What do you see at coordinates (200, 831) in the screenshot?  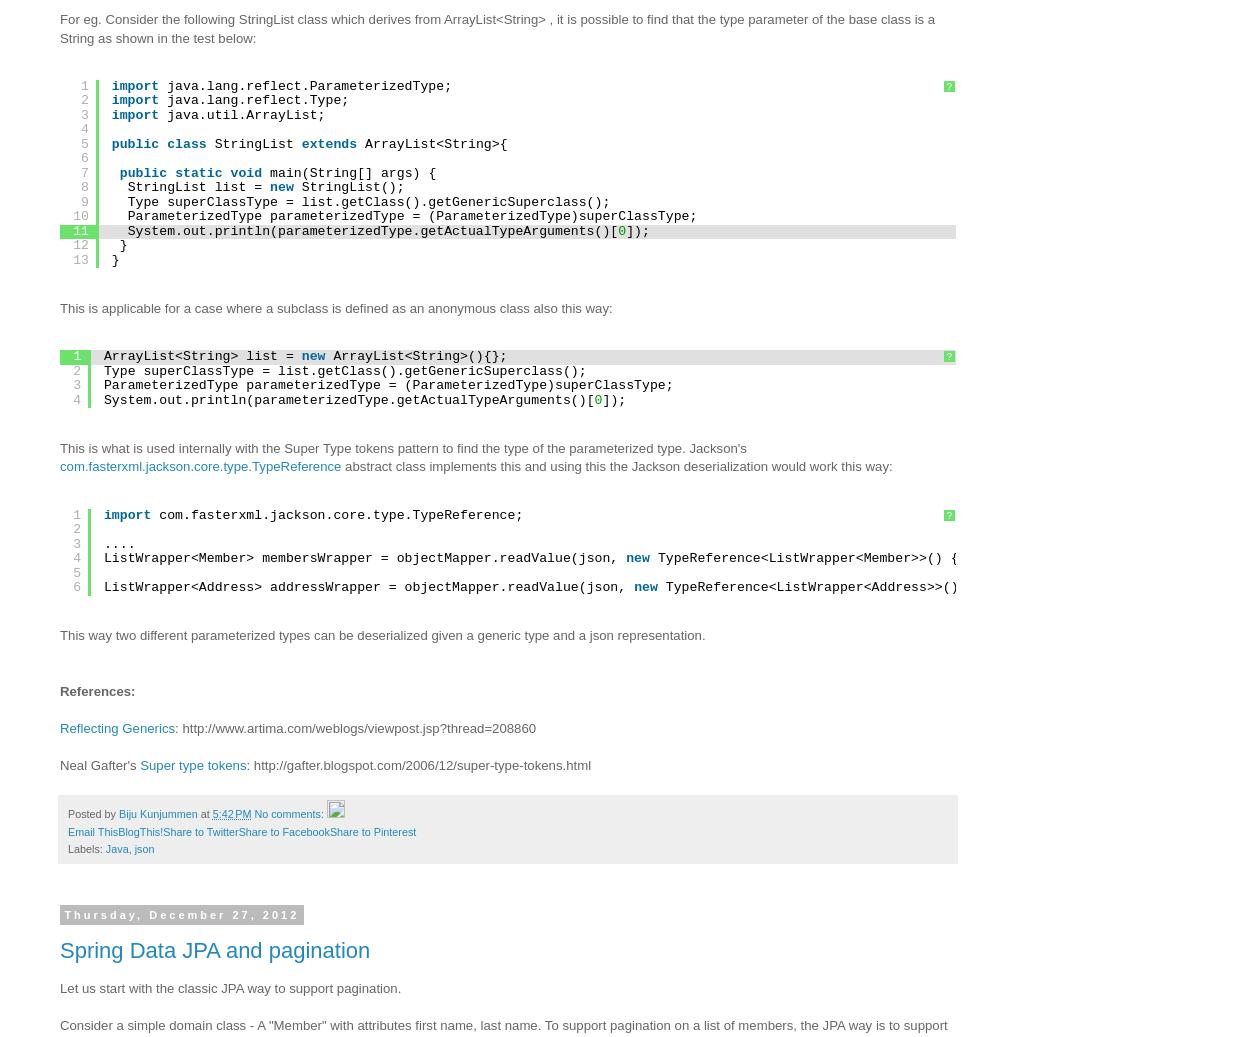 I see `'Share to Twitter'` at bounding box center [200, 831].